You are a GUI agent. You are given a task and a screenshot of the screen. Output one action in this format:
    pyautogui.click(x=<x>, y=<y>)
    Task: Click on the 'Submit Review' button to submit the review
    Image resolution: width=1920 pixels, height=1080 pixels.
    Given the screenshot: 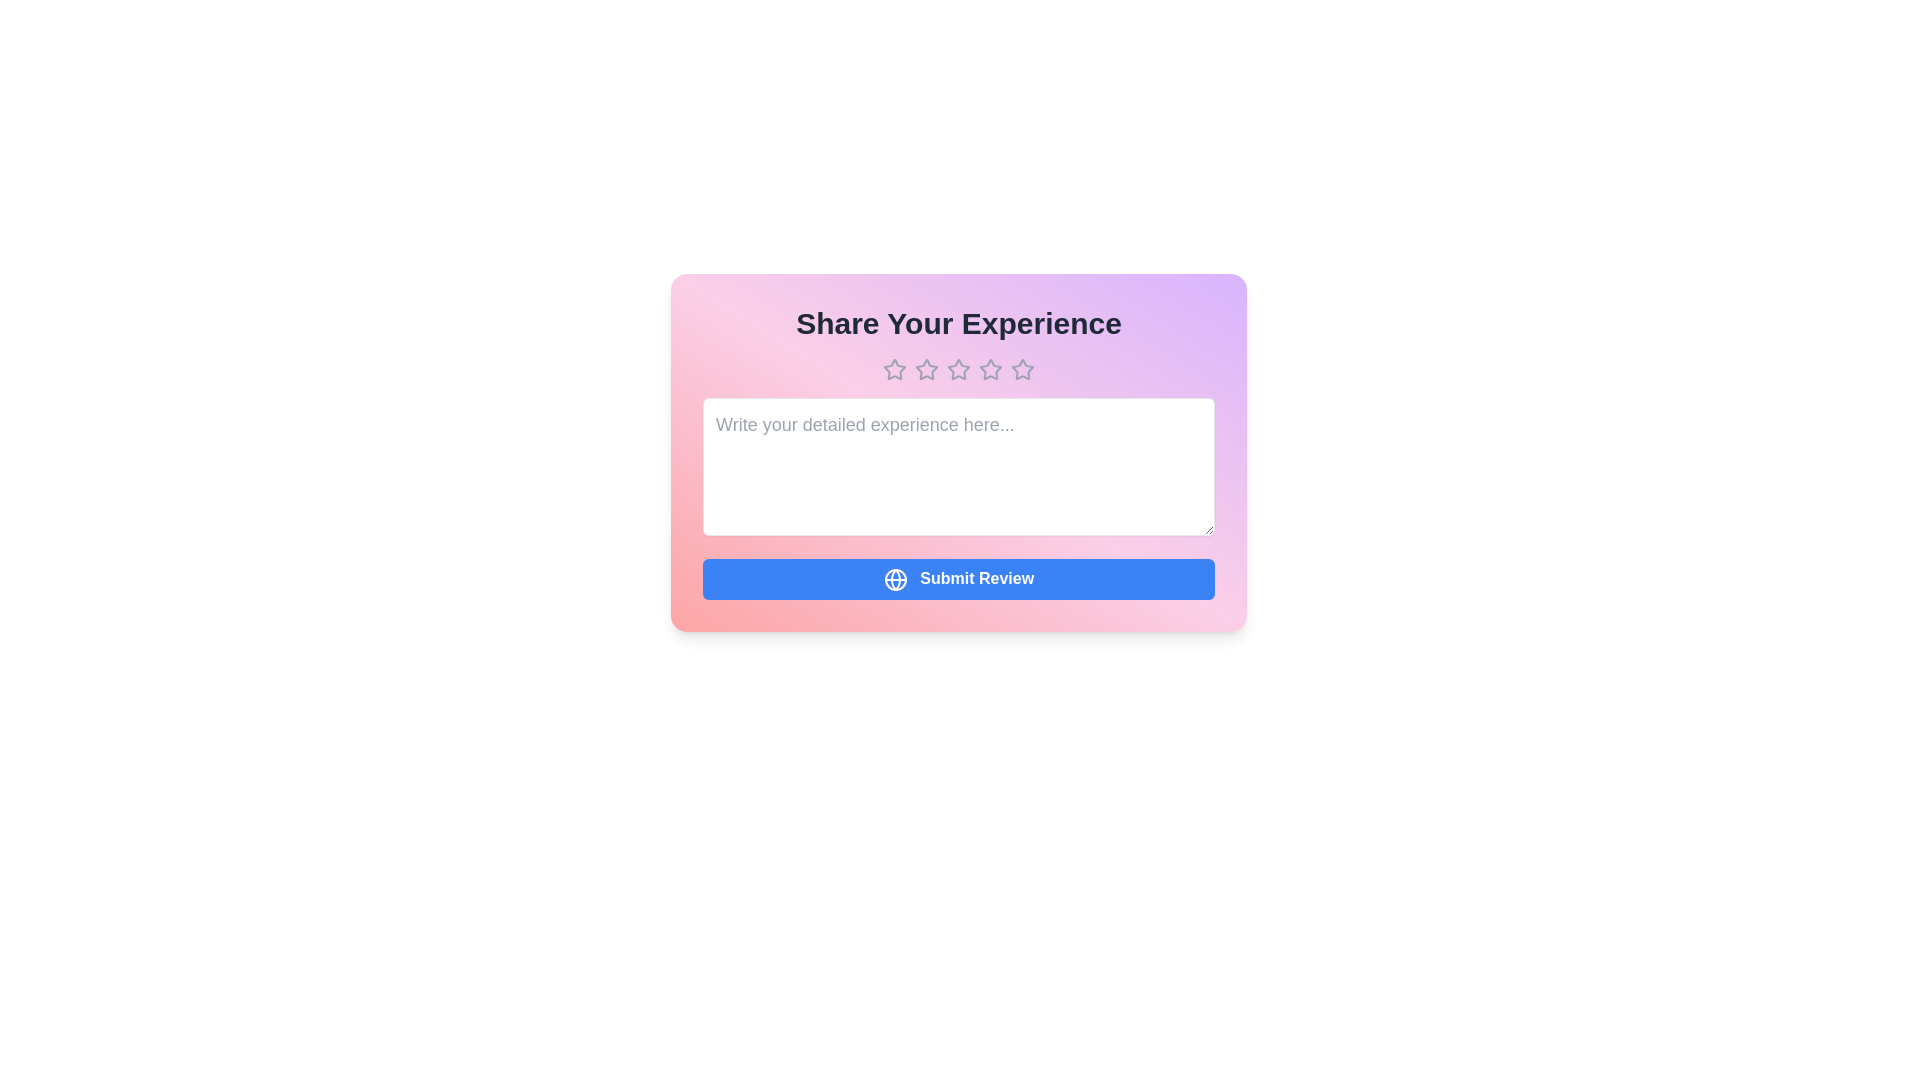 What is the action you would take?
    pyautogui.click(x=958, y=578)
    